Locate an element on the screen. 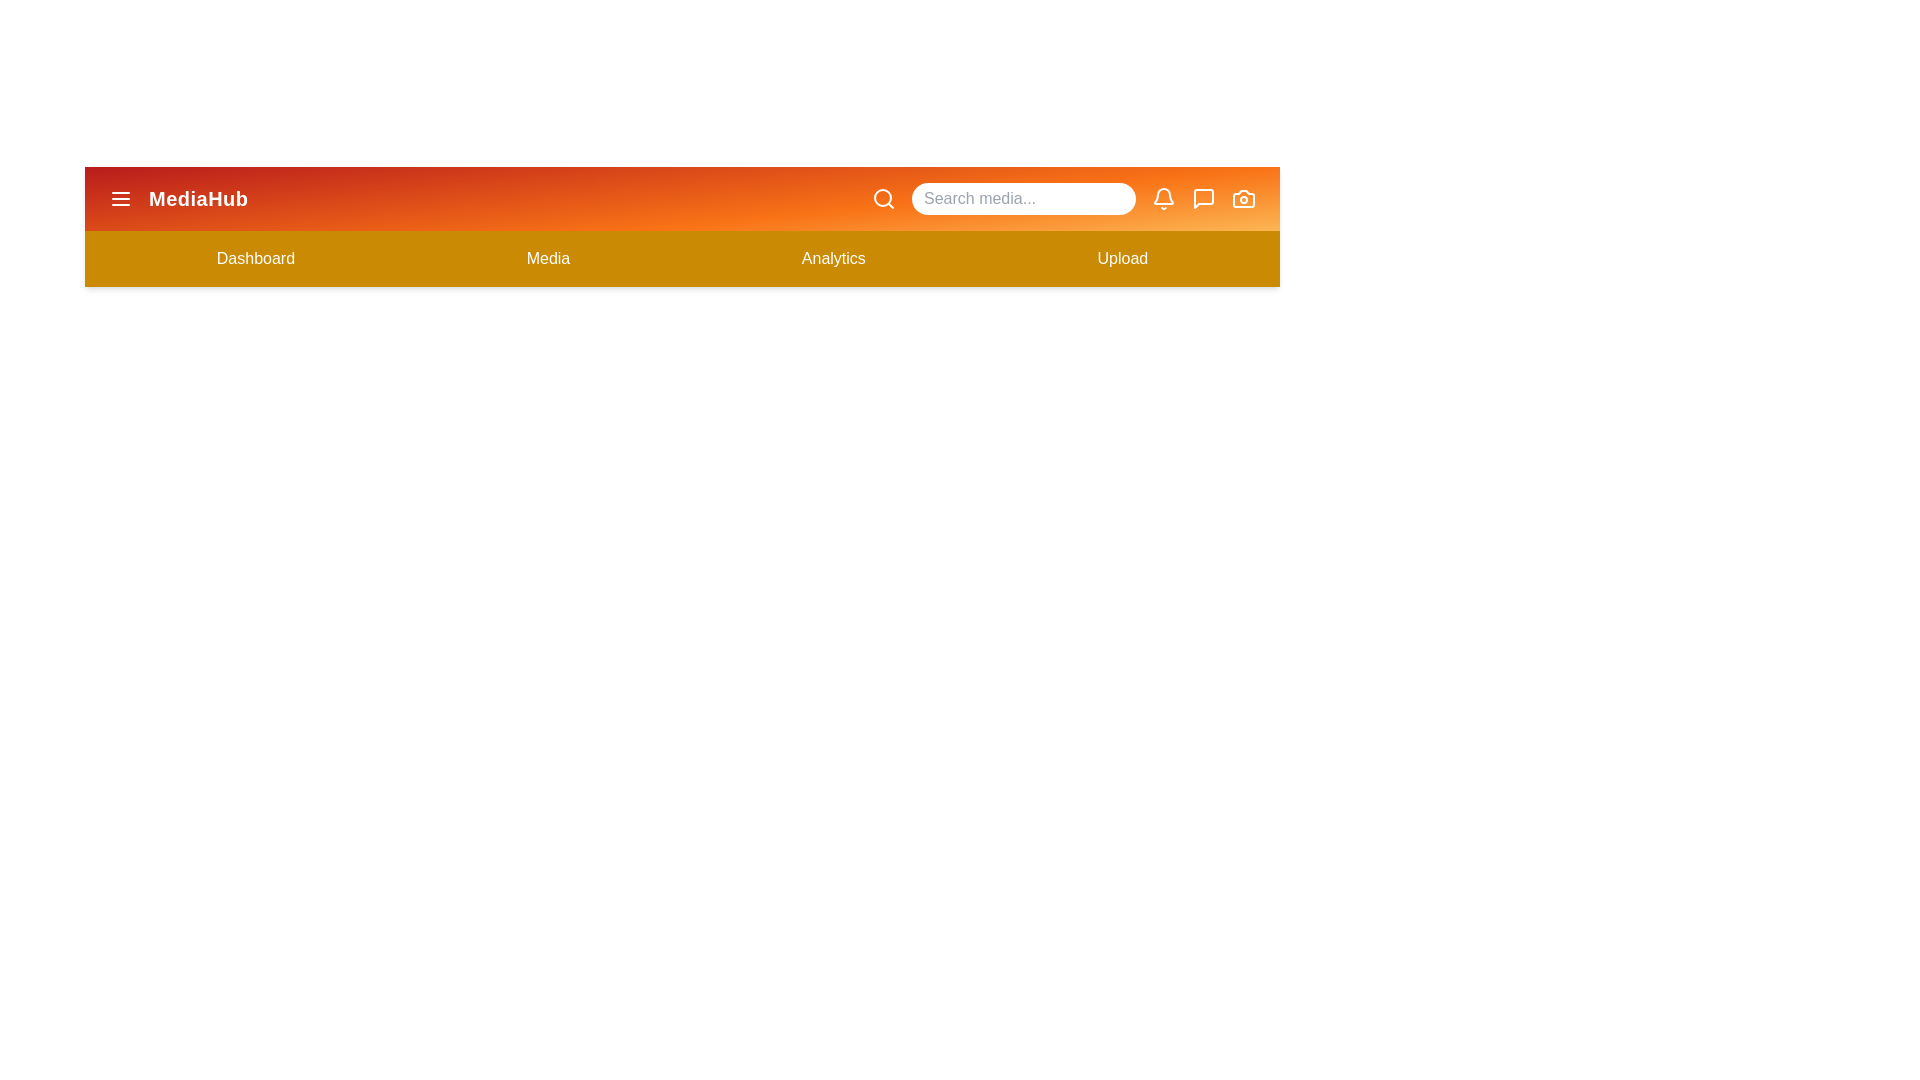 The height and width of the screenshot is (1080, 1920). the 'Dashboard' text in the navigation bar is located at coordinates (254, 257).